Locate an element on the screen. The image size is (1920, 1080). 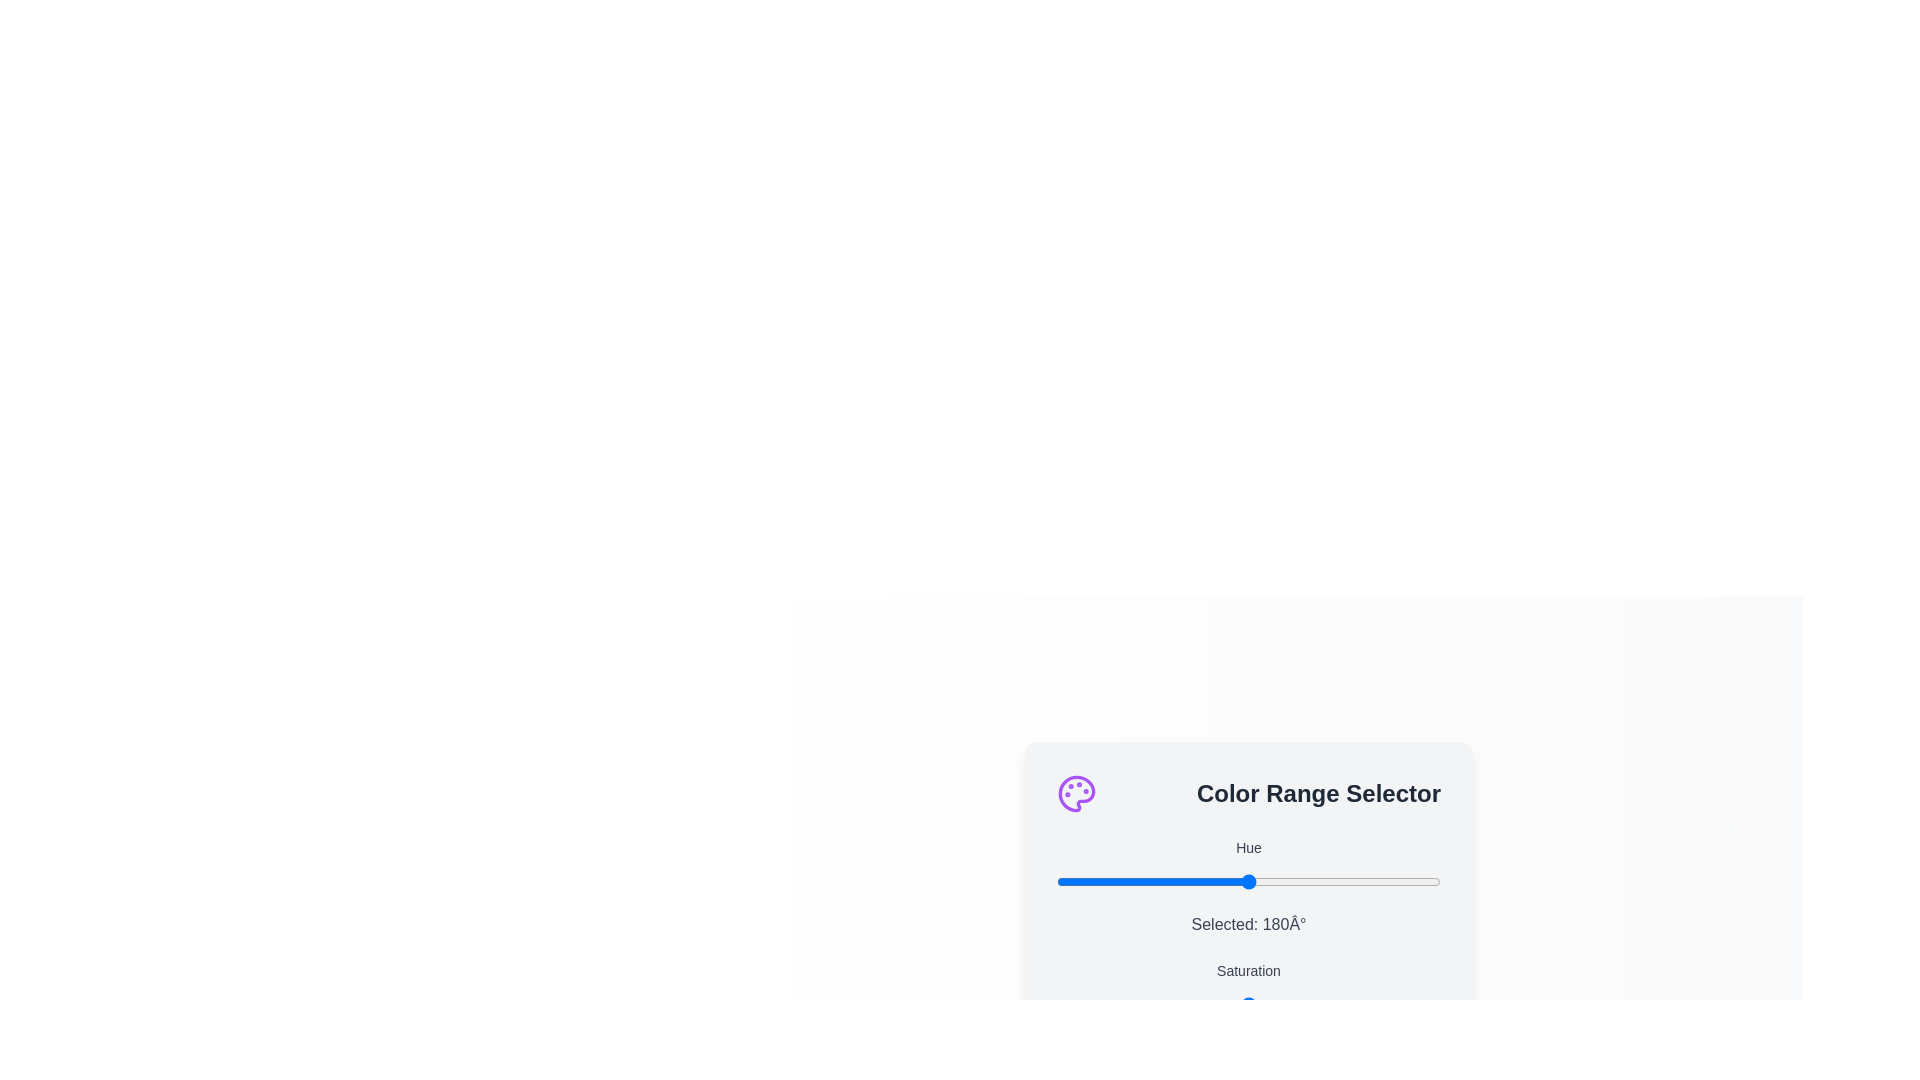
the hue is located at coordinates (1386, 880).